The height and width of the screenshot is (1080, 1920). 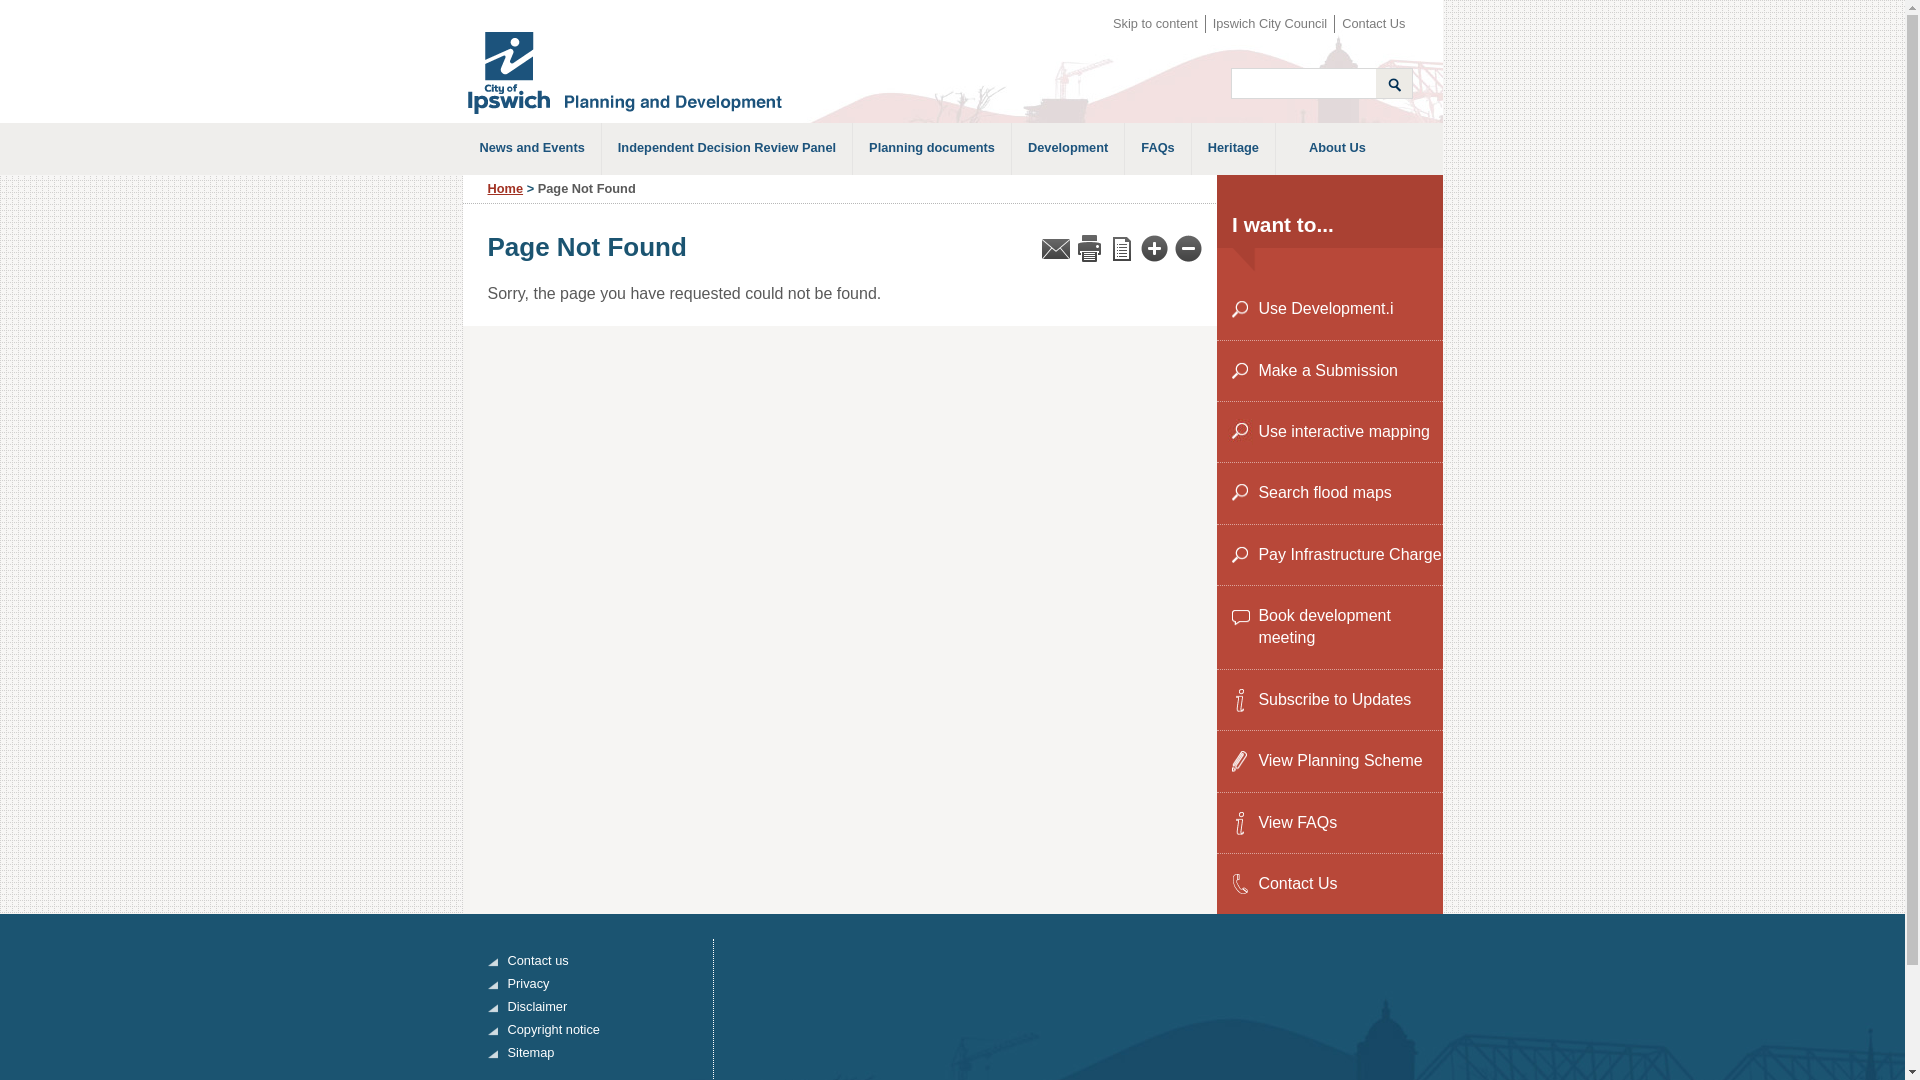 What do you see at coordinates (609, 982) in the screenshot?
I see `'Privacy'` at bounding box center [609, 982].